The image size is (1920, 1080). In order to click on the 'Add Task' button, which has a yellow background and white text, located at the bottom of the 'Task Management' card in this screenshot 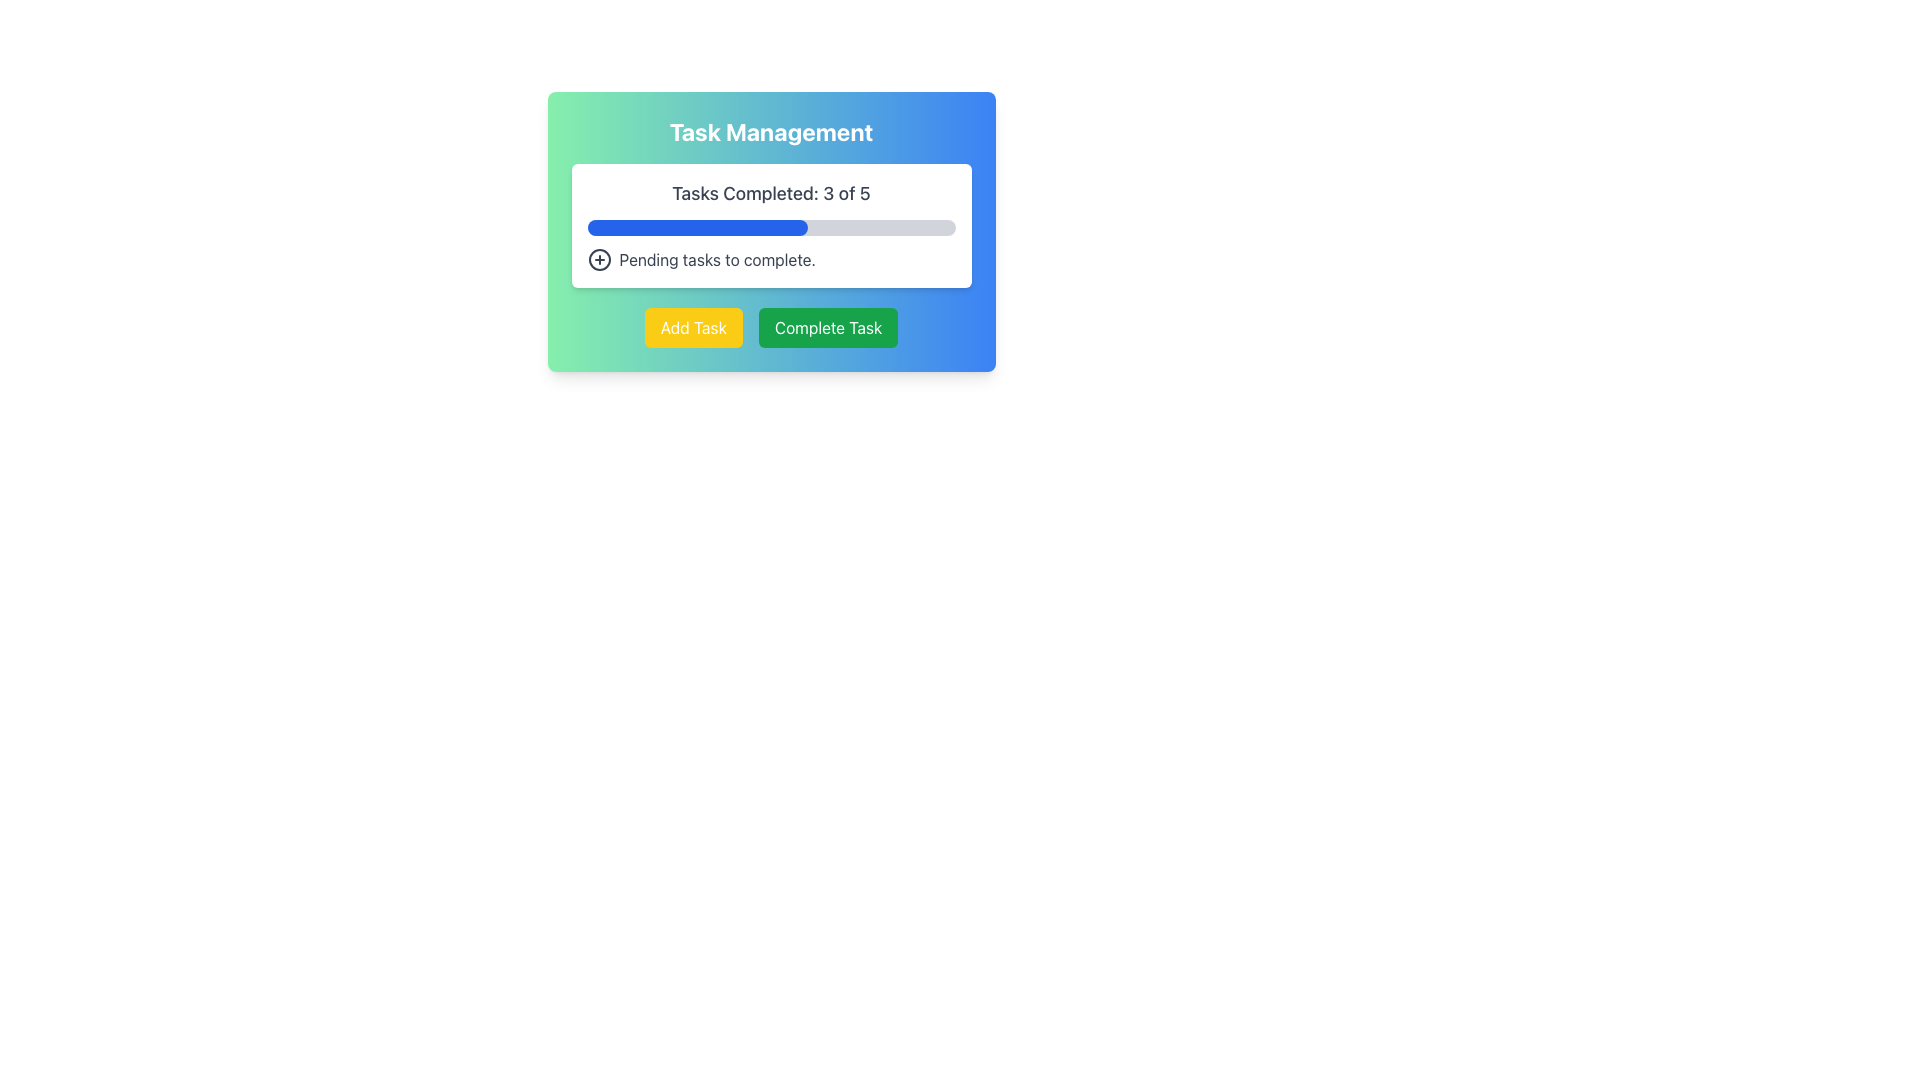, I will do `click(693, 326)`.